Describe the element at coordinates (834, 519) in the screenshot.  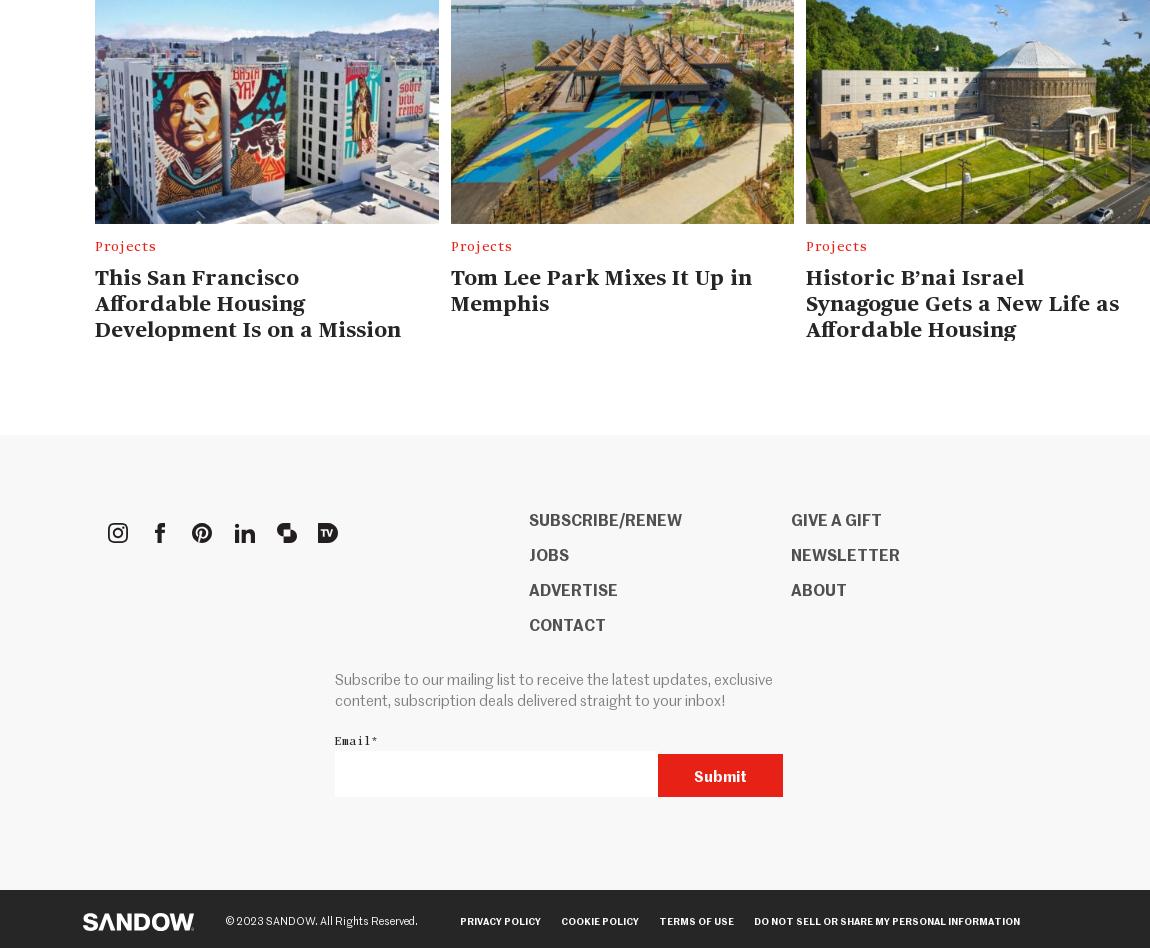
I see `'Give a Gift'` at that location.